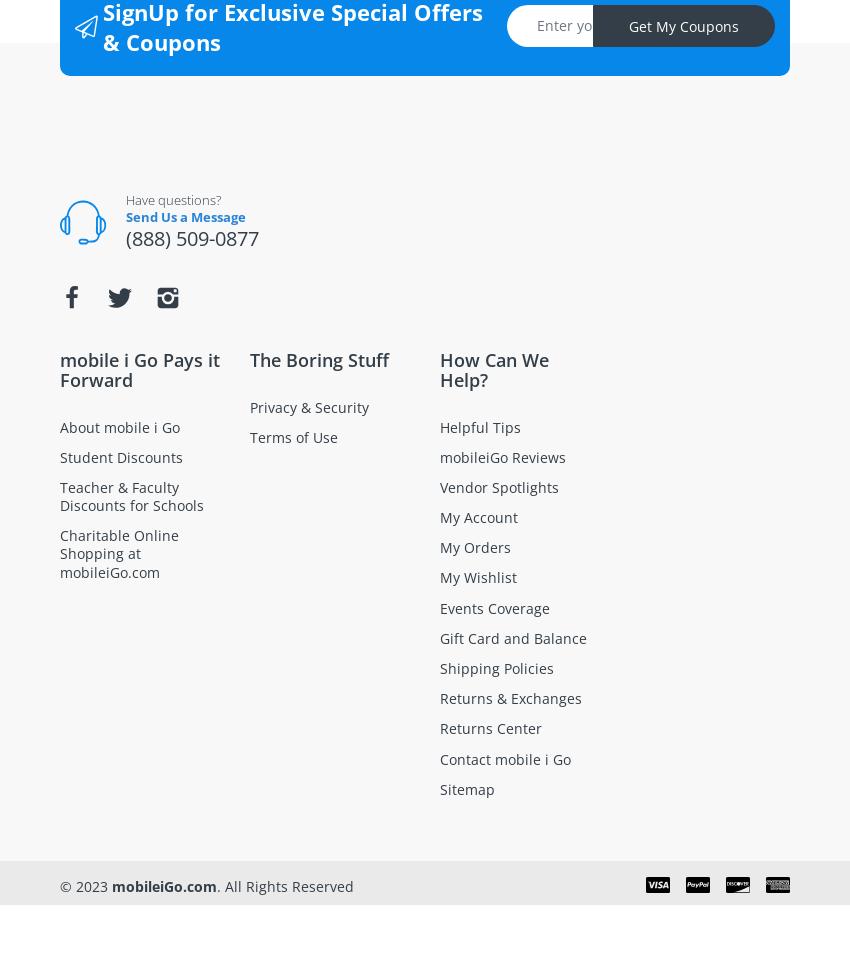  Describe the element at coordinates (478, 516) in the screenshot. I see `'My Account'` at that location.